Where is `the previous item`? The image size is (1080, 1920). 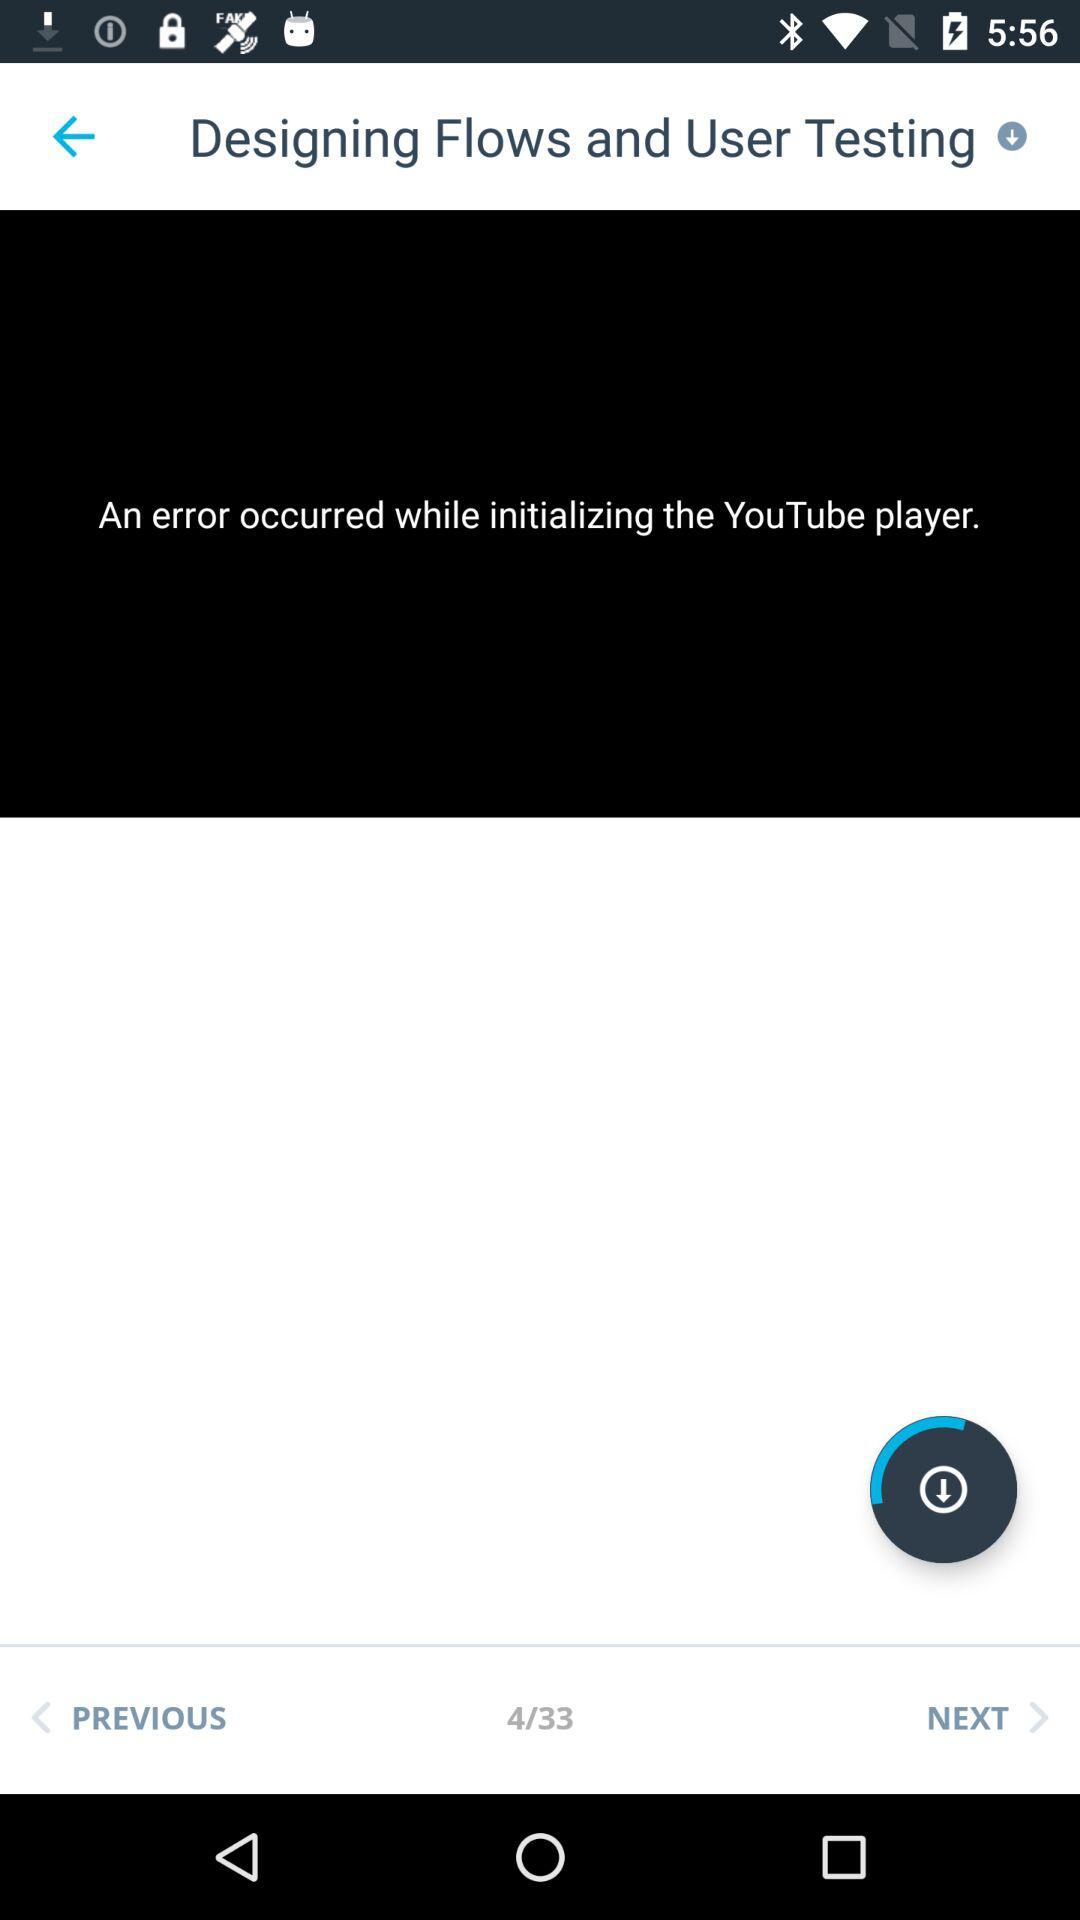 the previous item is located at coordinates (128, 1716).